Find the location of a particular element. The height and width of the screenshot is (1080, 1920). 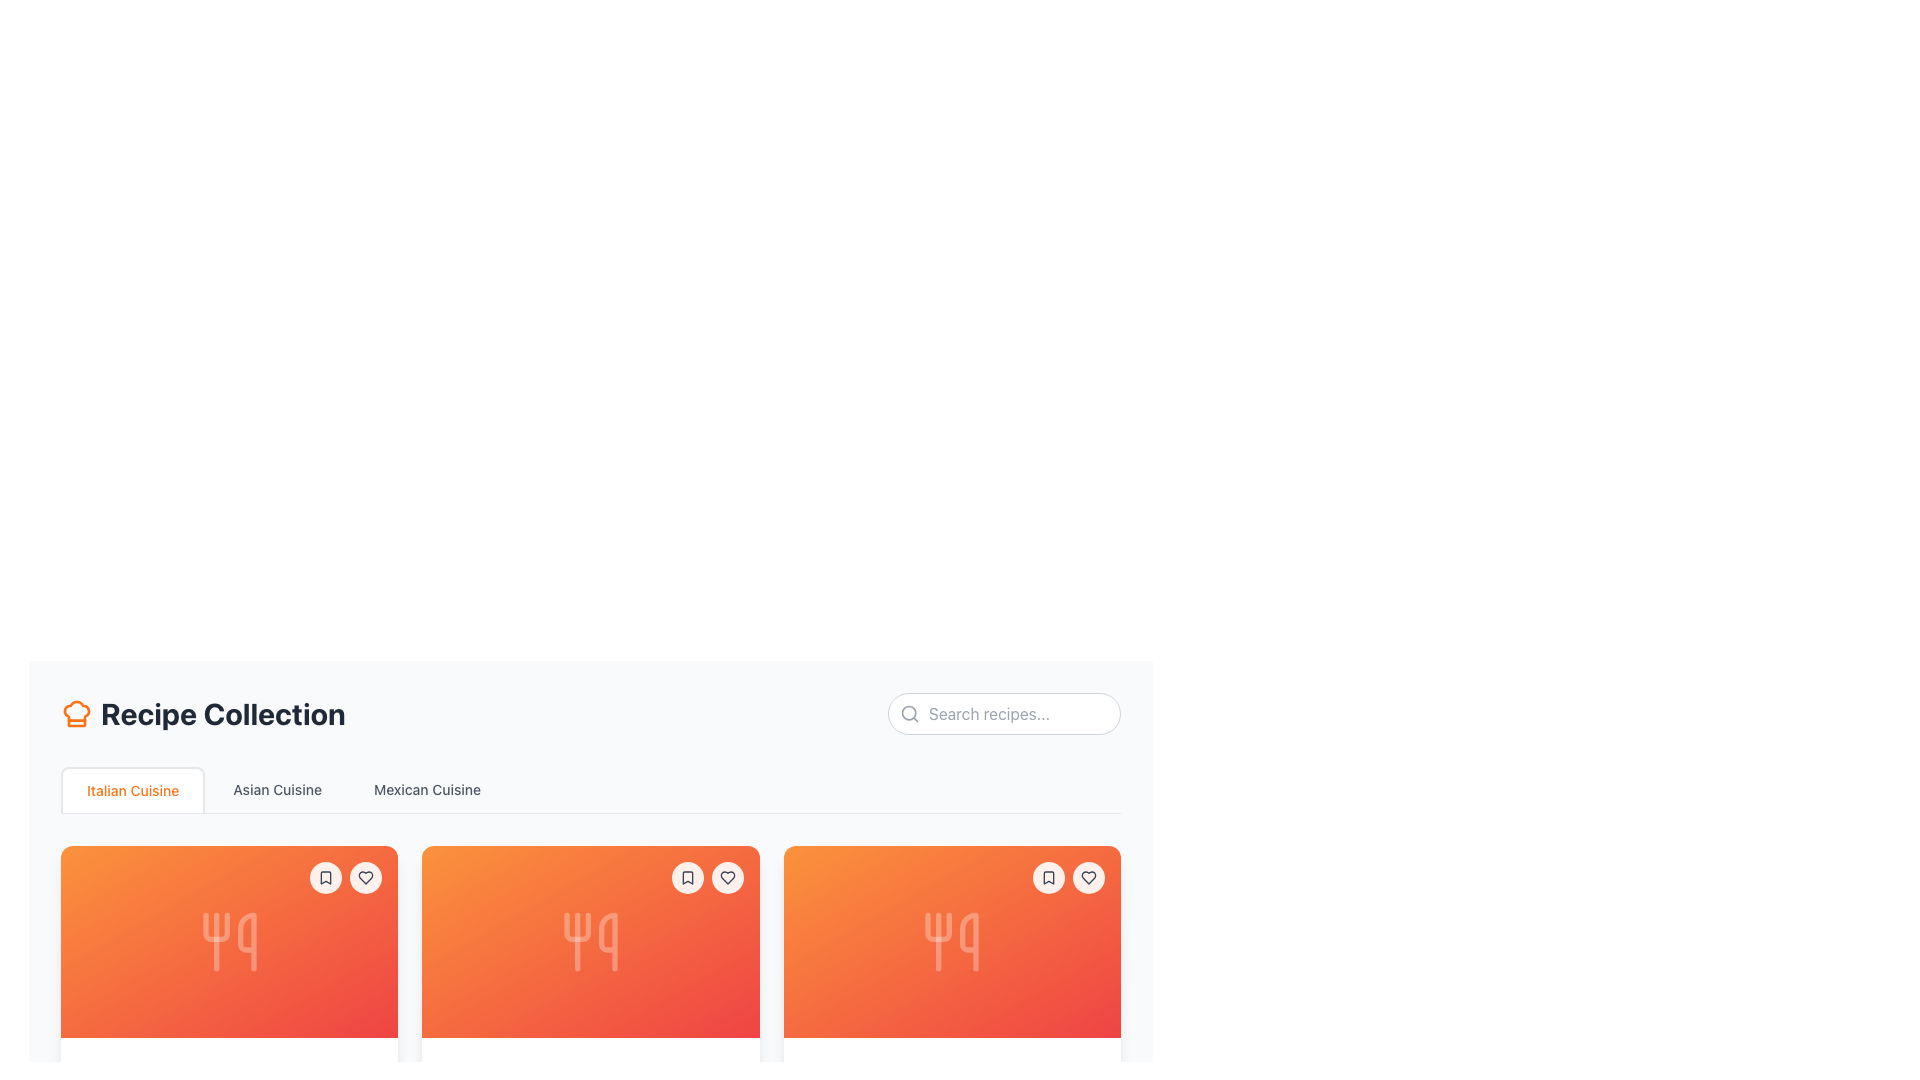

the favorite icon located within a round, white background button in the upper-right corner of the orange recipe card to mark the recipe as favorite is located at coordinates (1088, 877).